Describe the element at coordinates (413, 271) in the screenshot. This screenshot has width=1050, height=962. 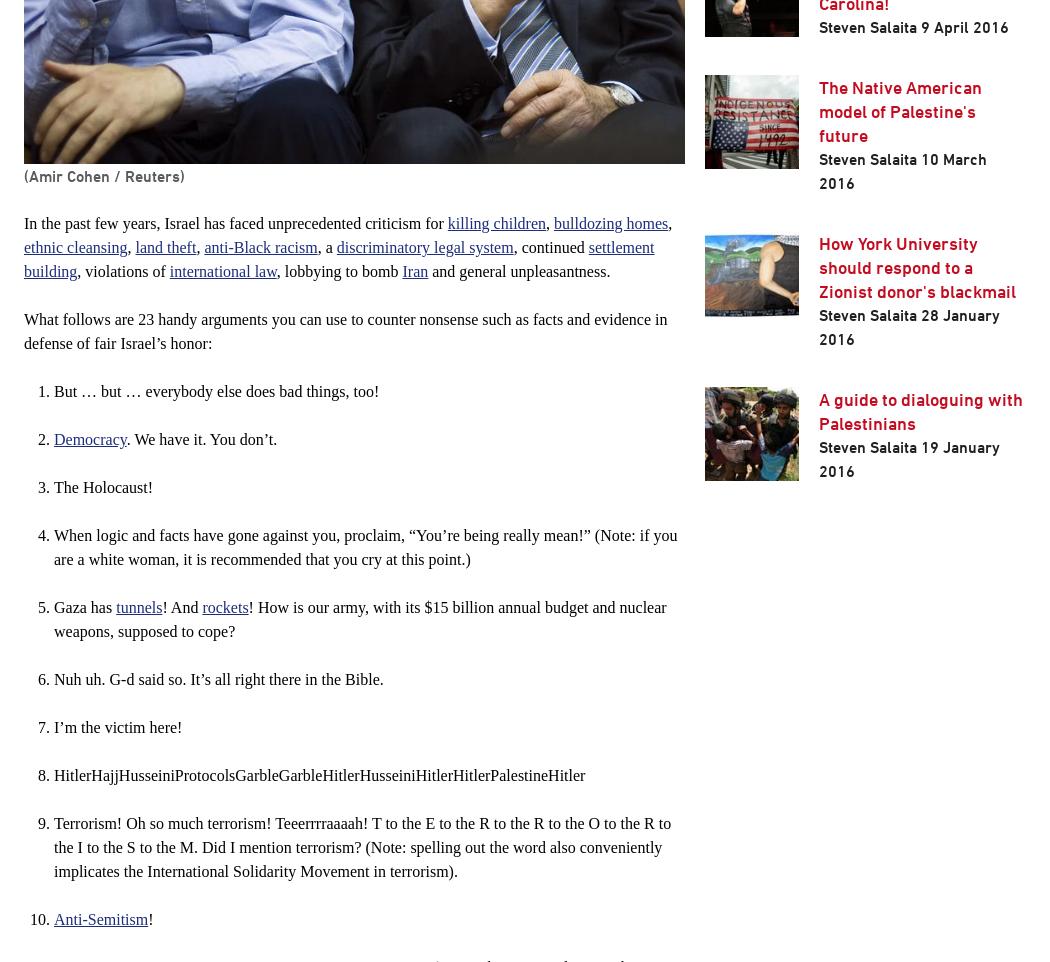
I see `'Iran'` at that location.